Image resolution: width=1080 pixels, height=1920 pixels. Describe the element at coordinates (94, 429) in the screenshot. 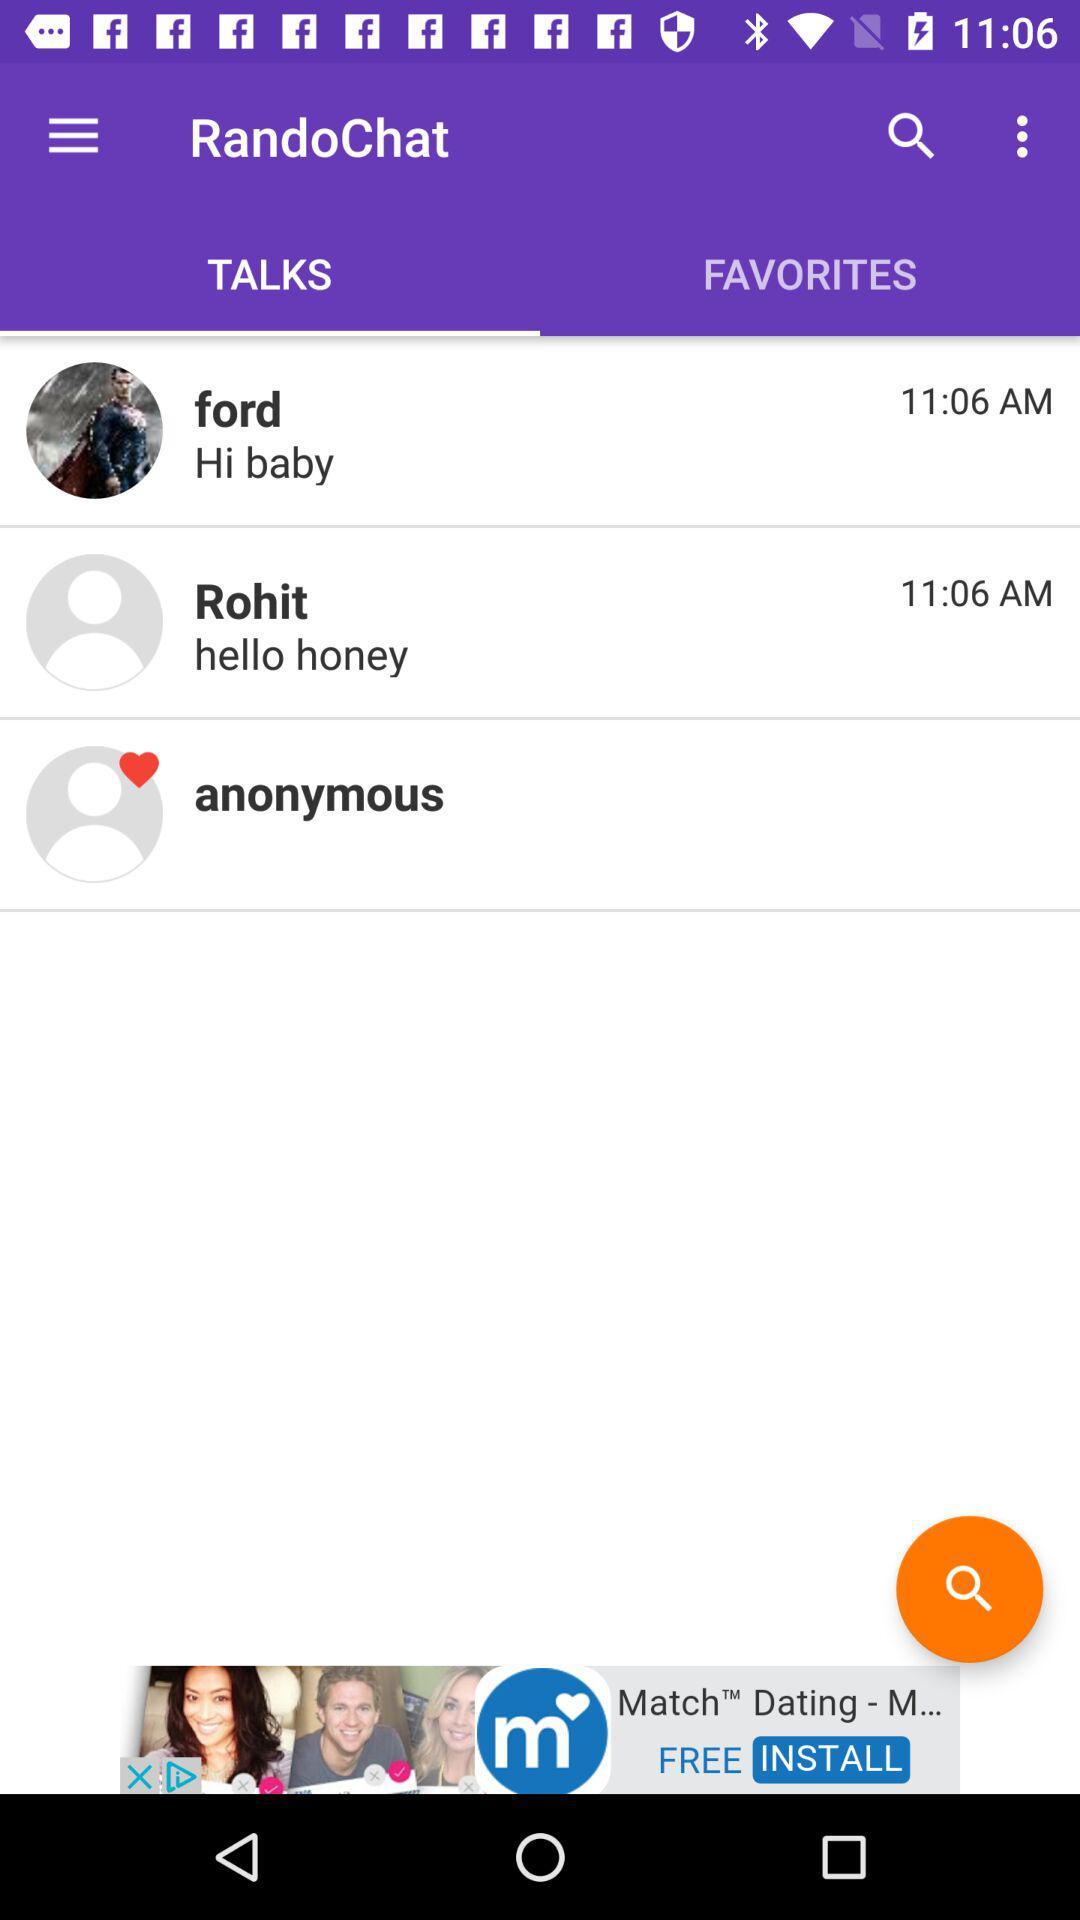

I see `profile` at that location.